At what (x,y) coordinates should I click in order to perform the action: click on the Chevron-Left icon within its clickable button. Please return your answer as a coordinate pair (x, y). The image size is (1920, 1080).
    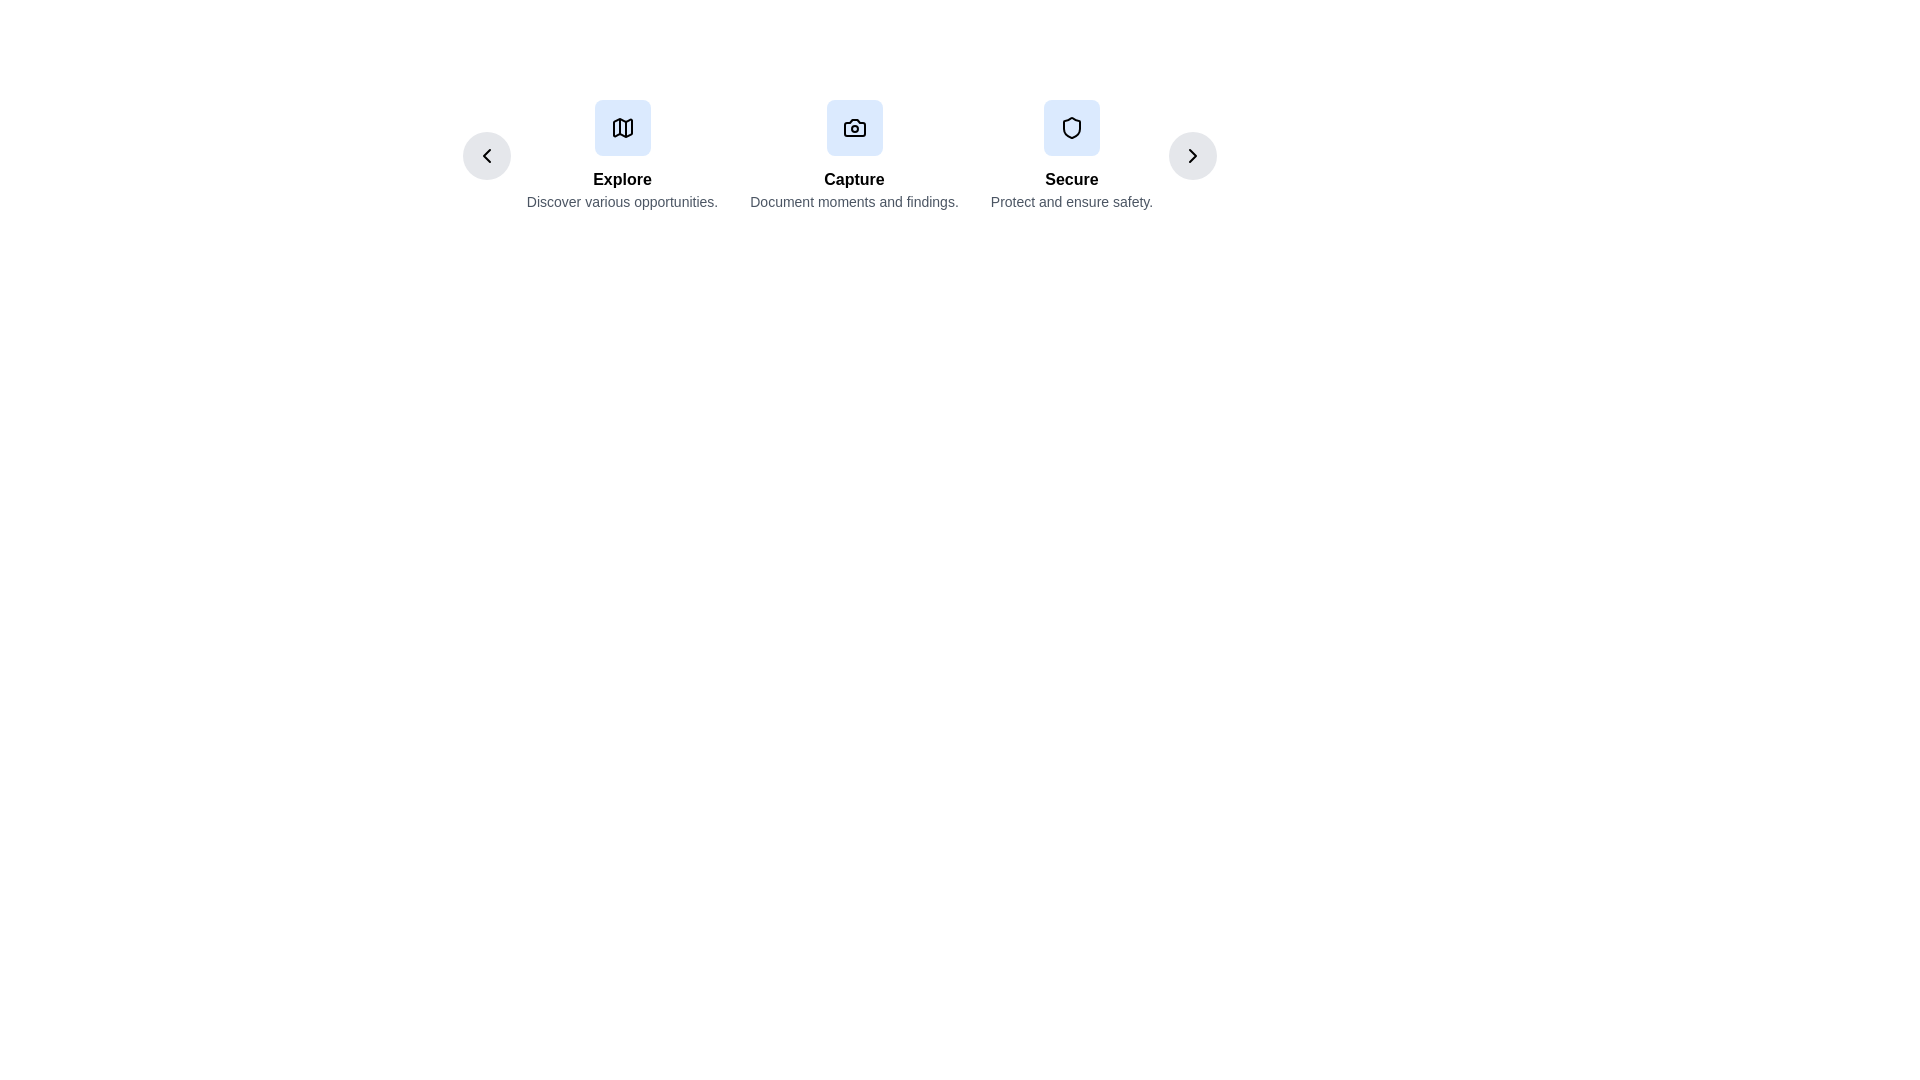
    Looking at the image, I should click on (486, 154).